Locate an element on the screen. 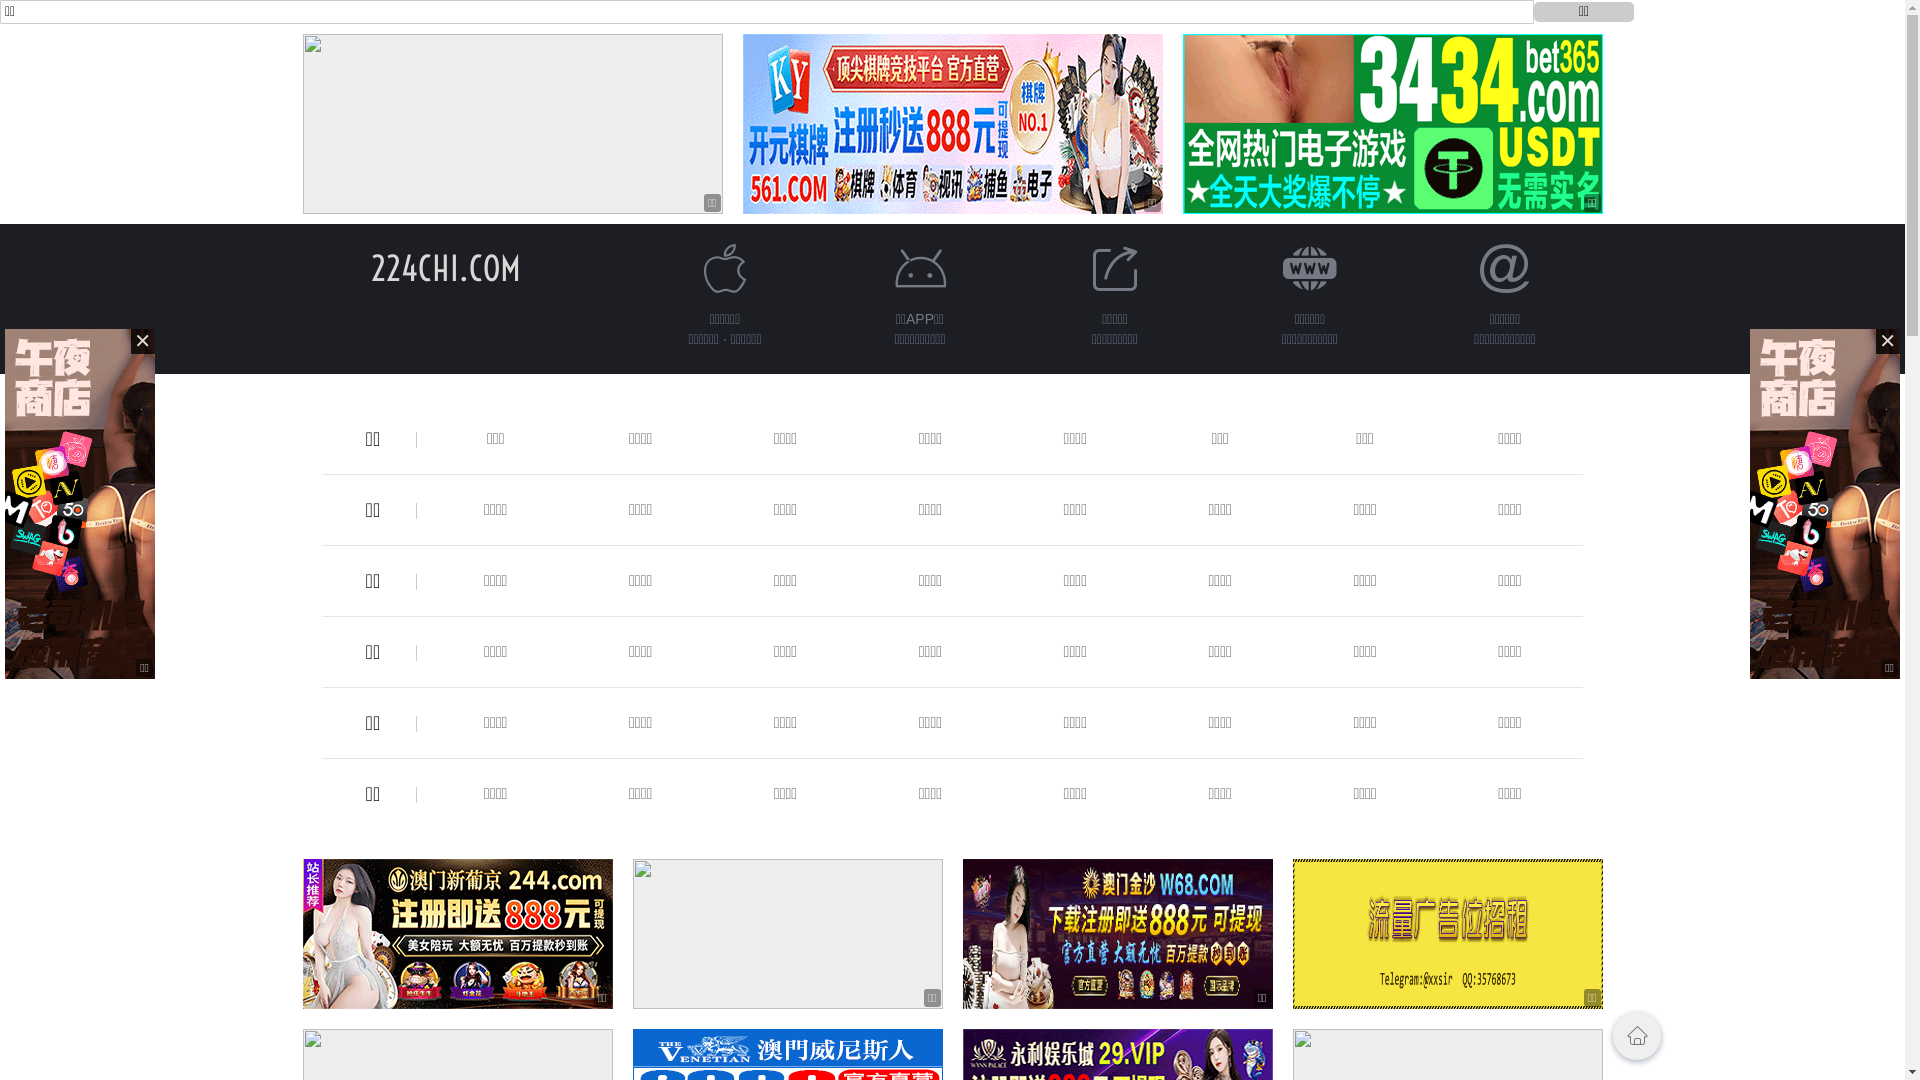 The width and height of the screenshot is (1920, 1080). '224CHI.COM' is located at coordinates (444, 267).